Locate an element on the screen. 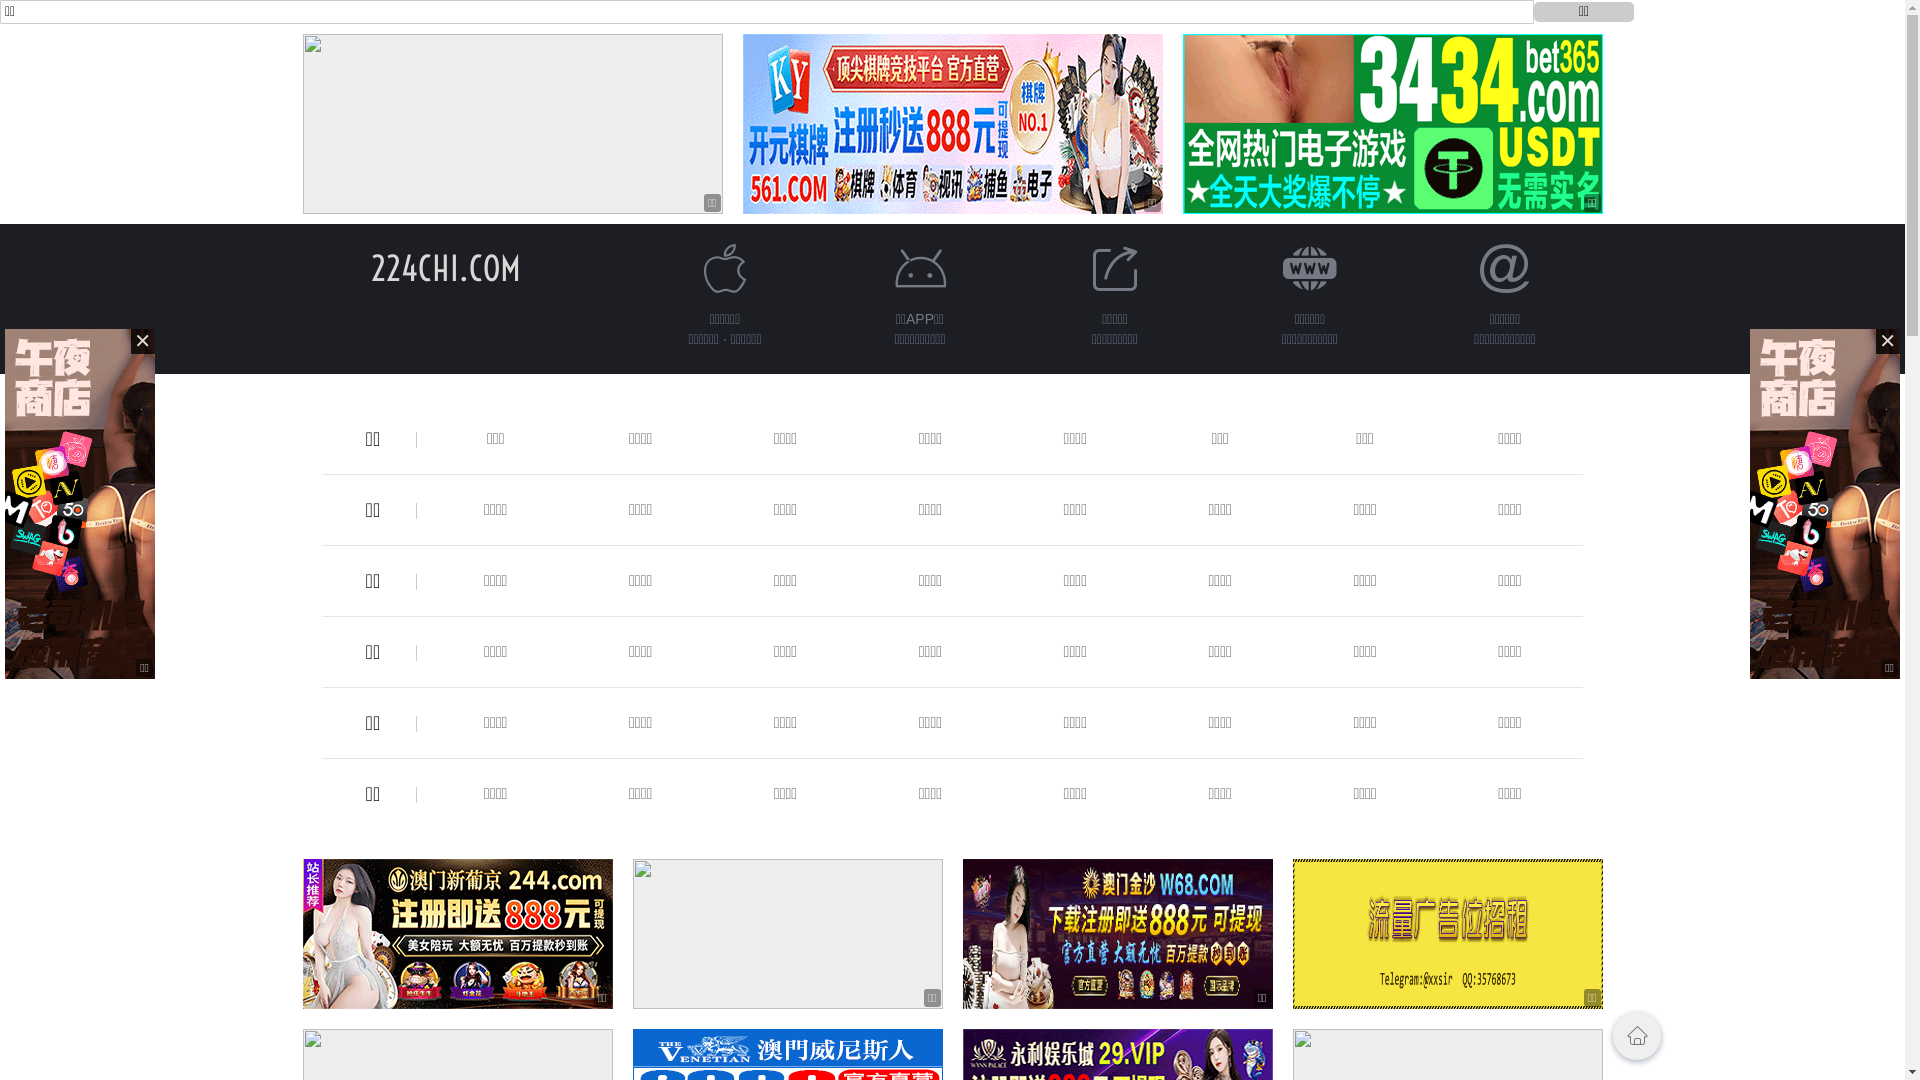 The width and height of the screenshot is (1920, 1080). '224CHI.COM' is located at coordinates (444, 267).